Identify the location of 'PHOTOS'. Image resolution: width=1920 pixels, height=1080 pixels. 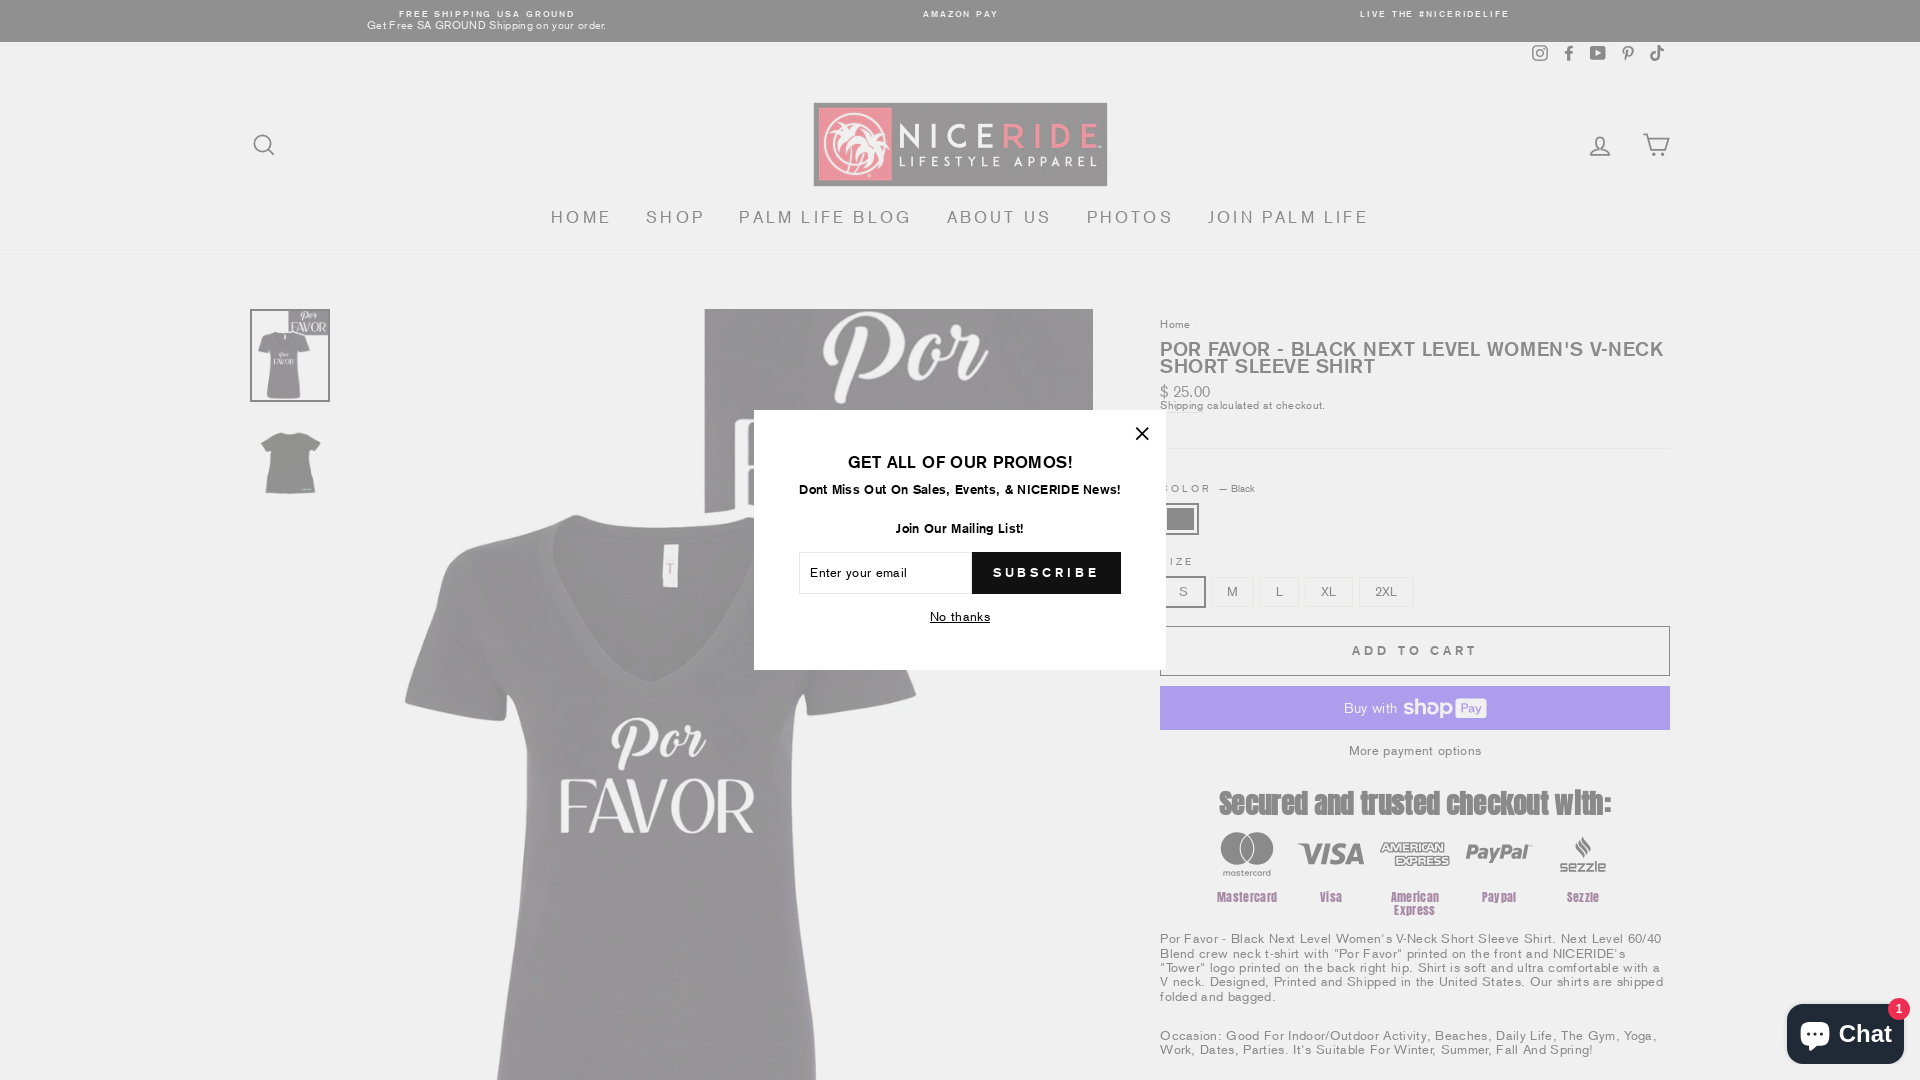
(1130, 217).